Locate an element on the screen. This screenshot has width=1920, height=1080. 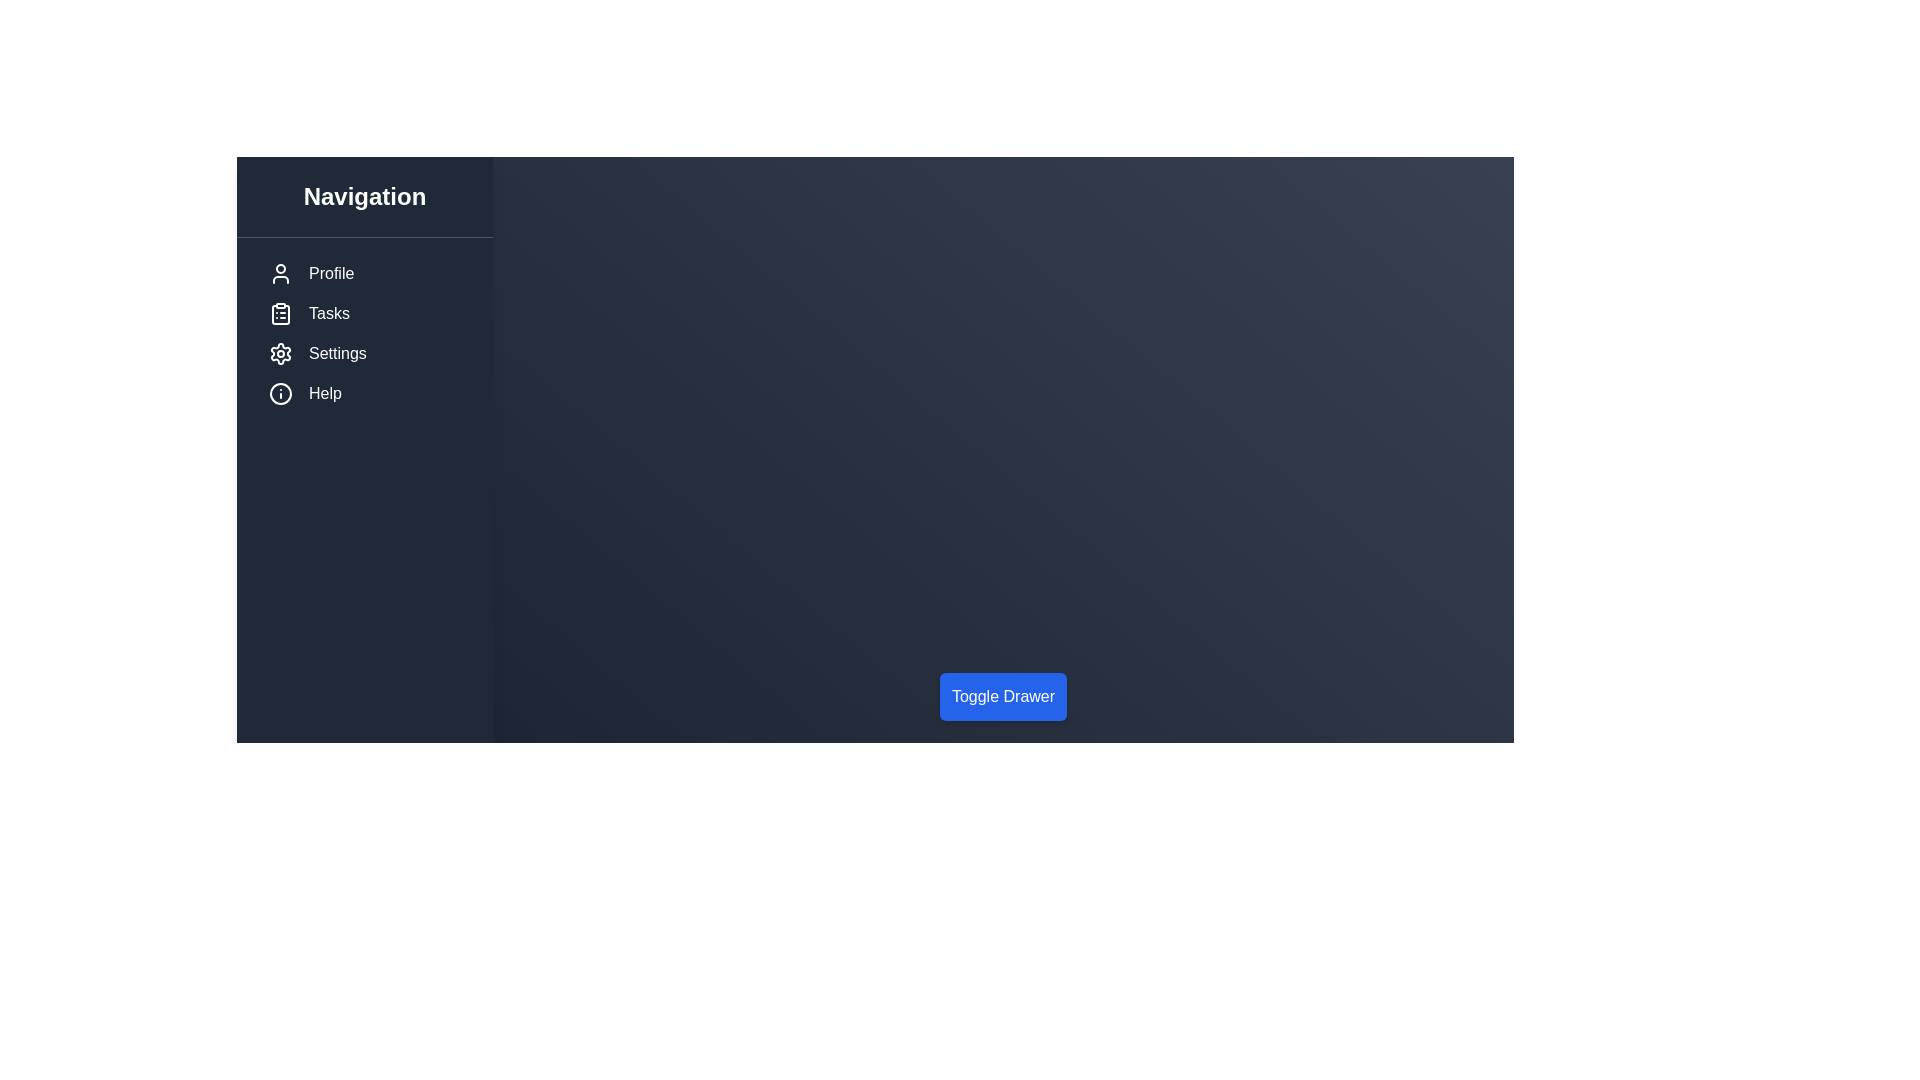
the menu item labeled Settings in the sidebar is located at coordinates (364, 353).